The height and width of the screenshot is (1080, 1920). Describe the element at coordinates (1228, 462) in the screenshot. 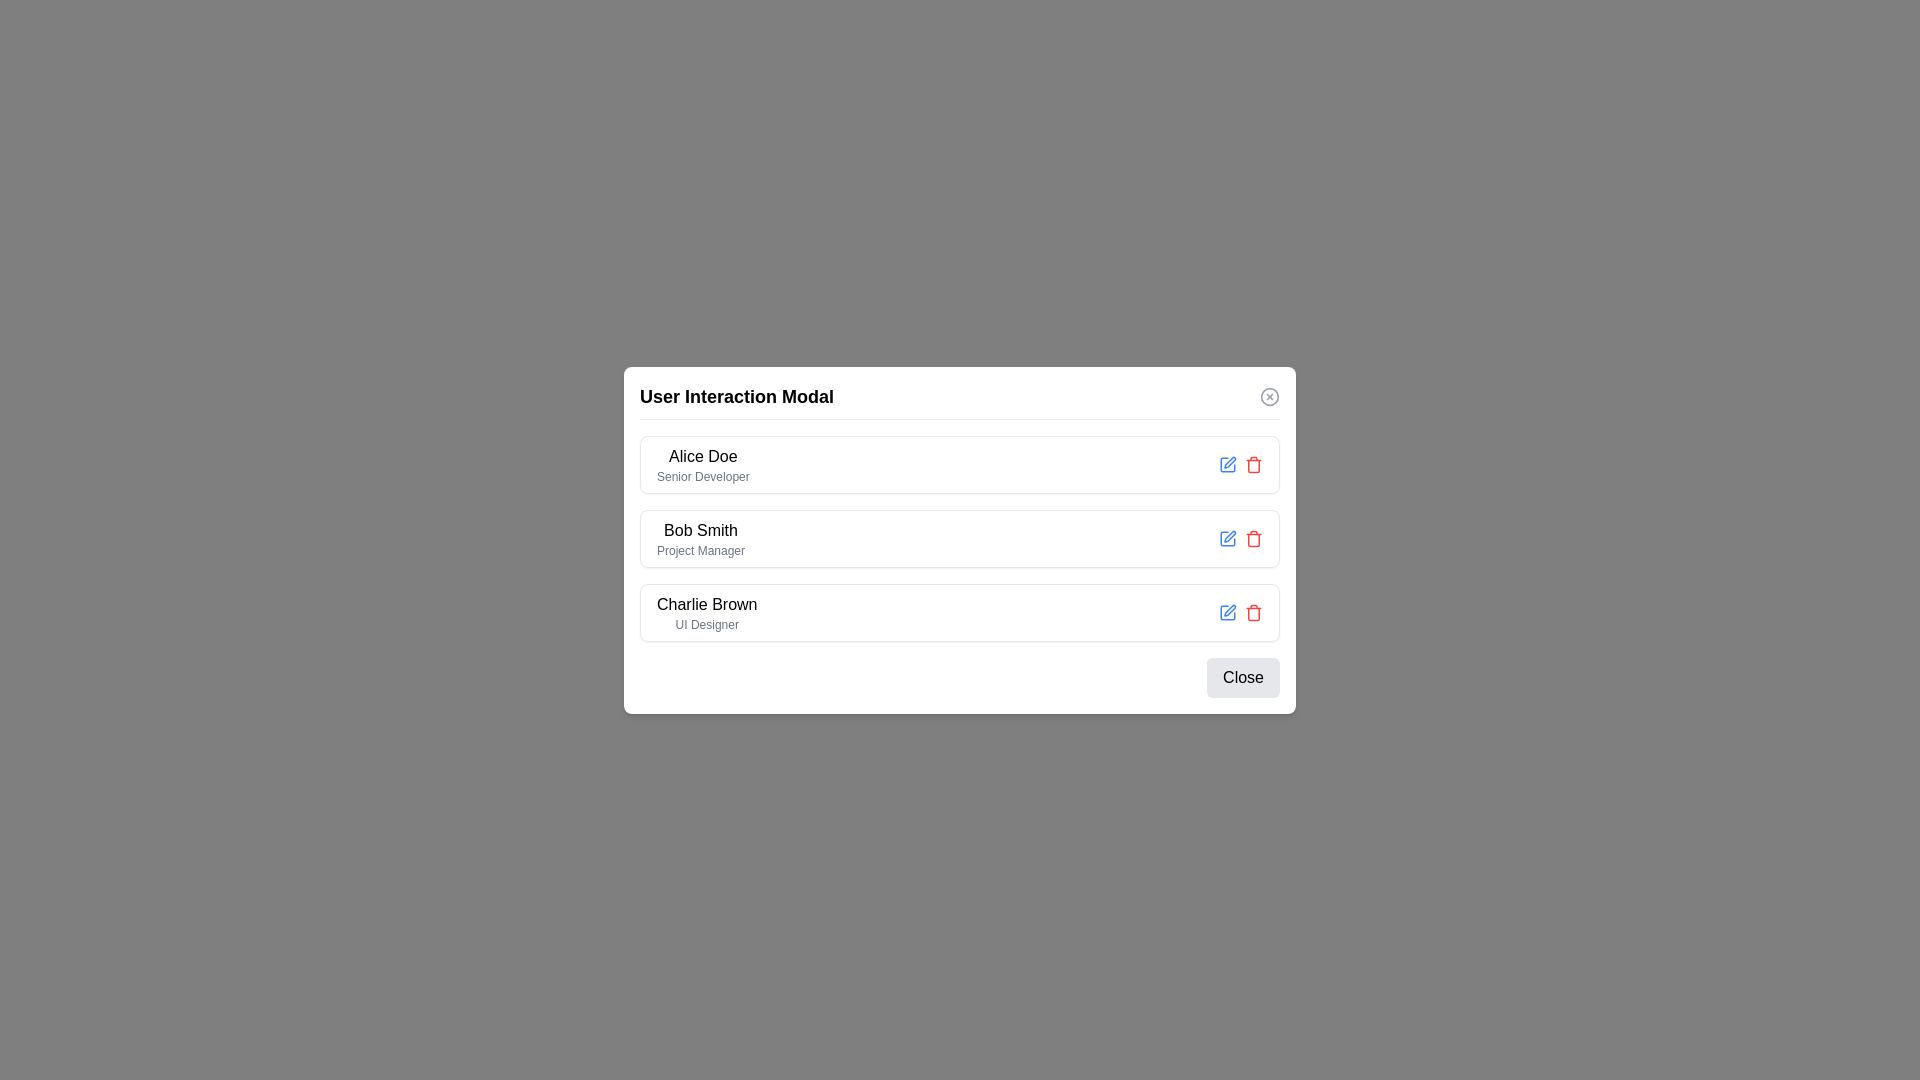

I see `the editing icon located to the left within the square icon group next to the 'Alice Doe' user information row` at that location.